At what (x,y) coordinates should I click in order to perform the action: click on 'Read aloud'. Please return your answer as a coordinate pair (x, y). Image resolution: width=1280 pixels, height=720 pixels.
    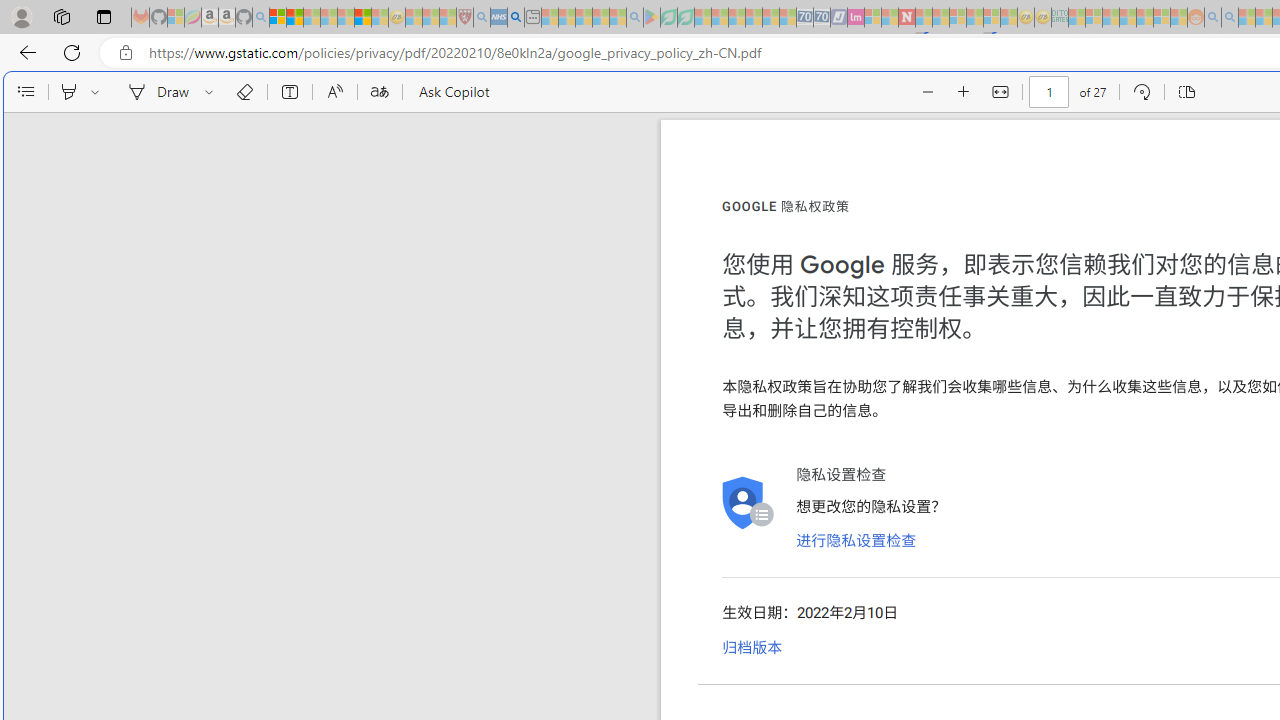
    Looking at the image, I should click on (334, 92).